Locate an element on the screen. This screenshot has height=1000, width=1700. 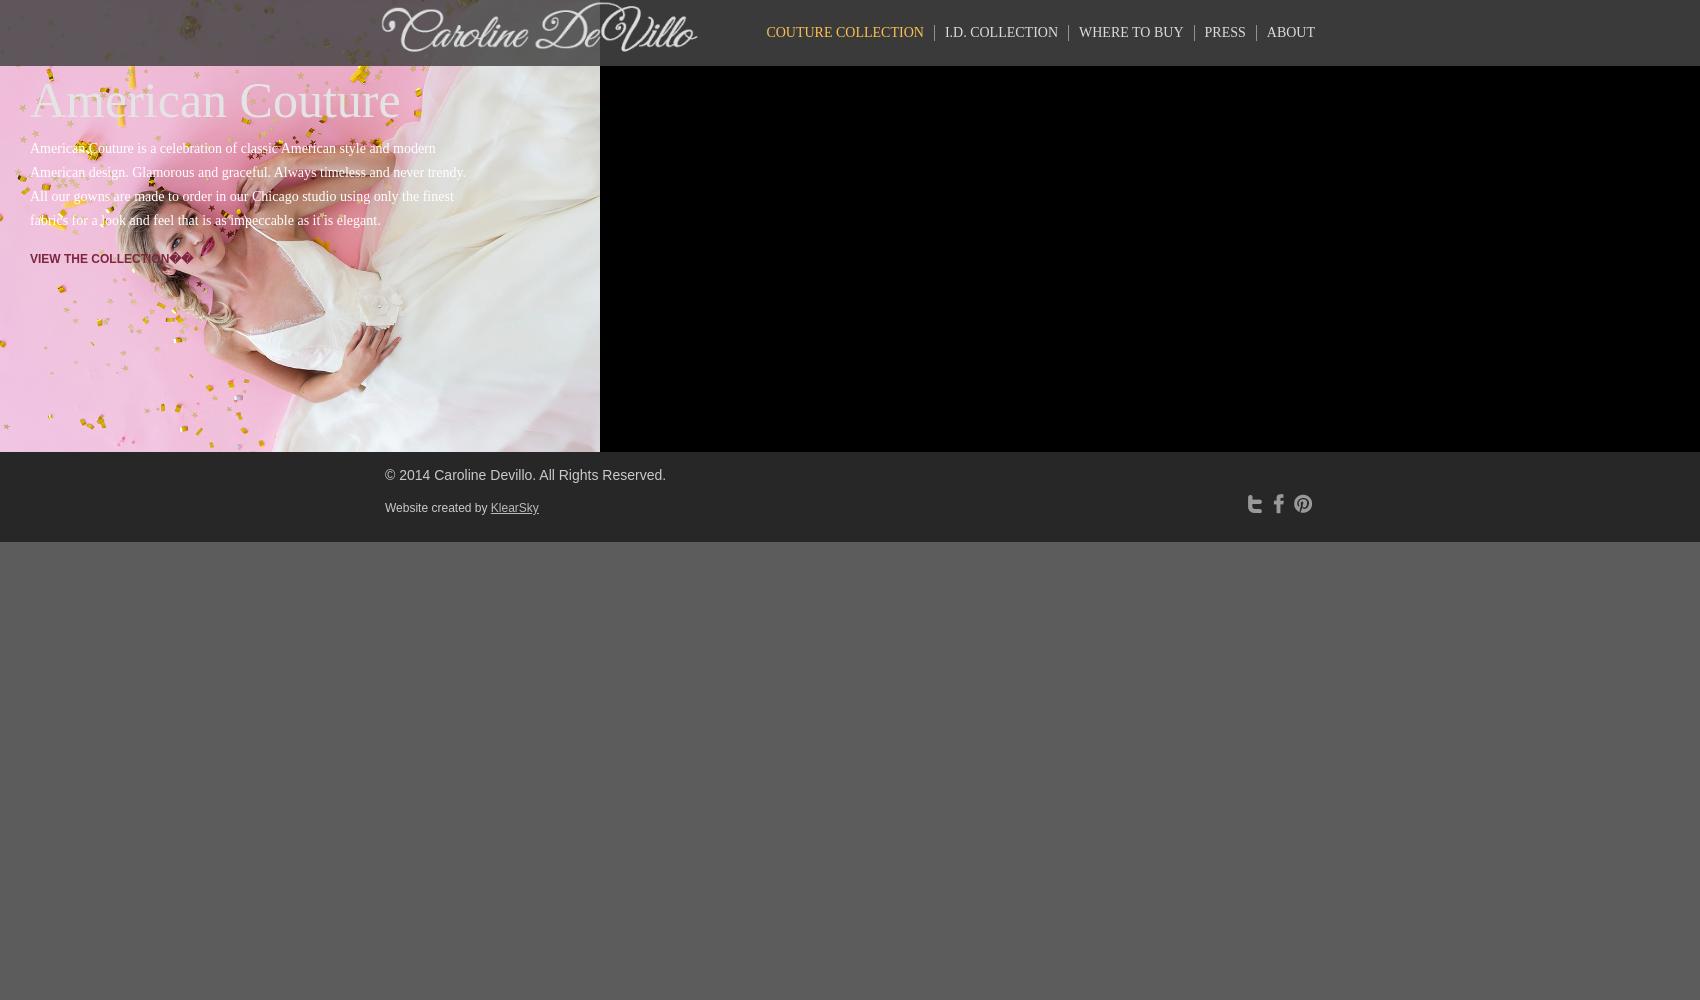
'Website created by' is located at coordinates (437, 508).